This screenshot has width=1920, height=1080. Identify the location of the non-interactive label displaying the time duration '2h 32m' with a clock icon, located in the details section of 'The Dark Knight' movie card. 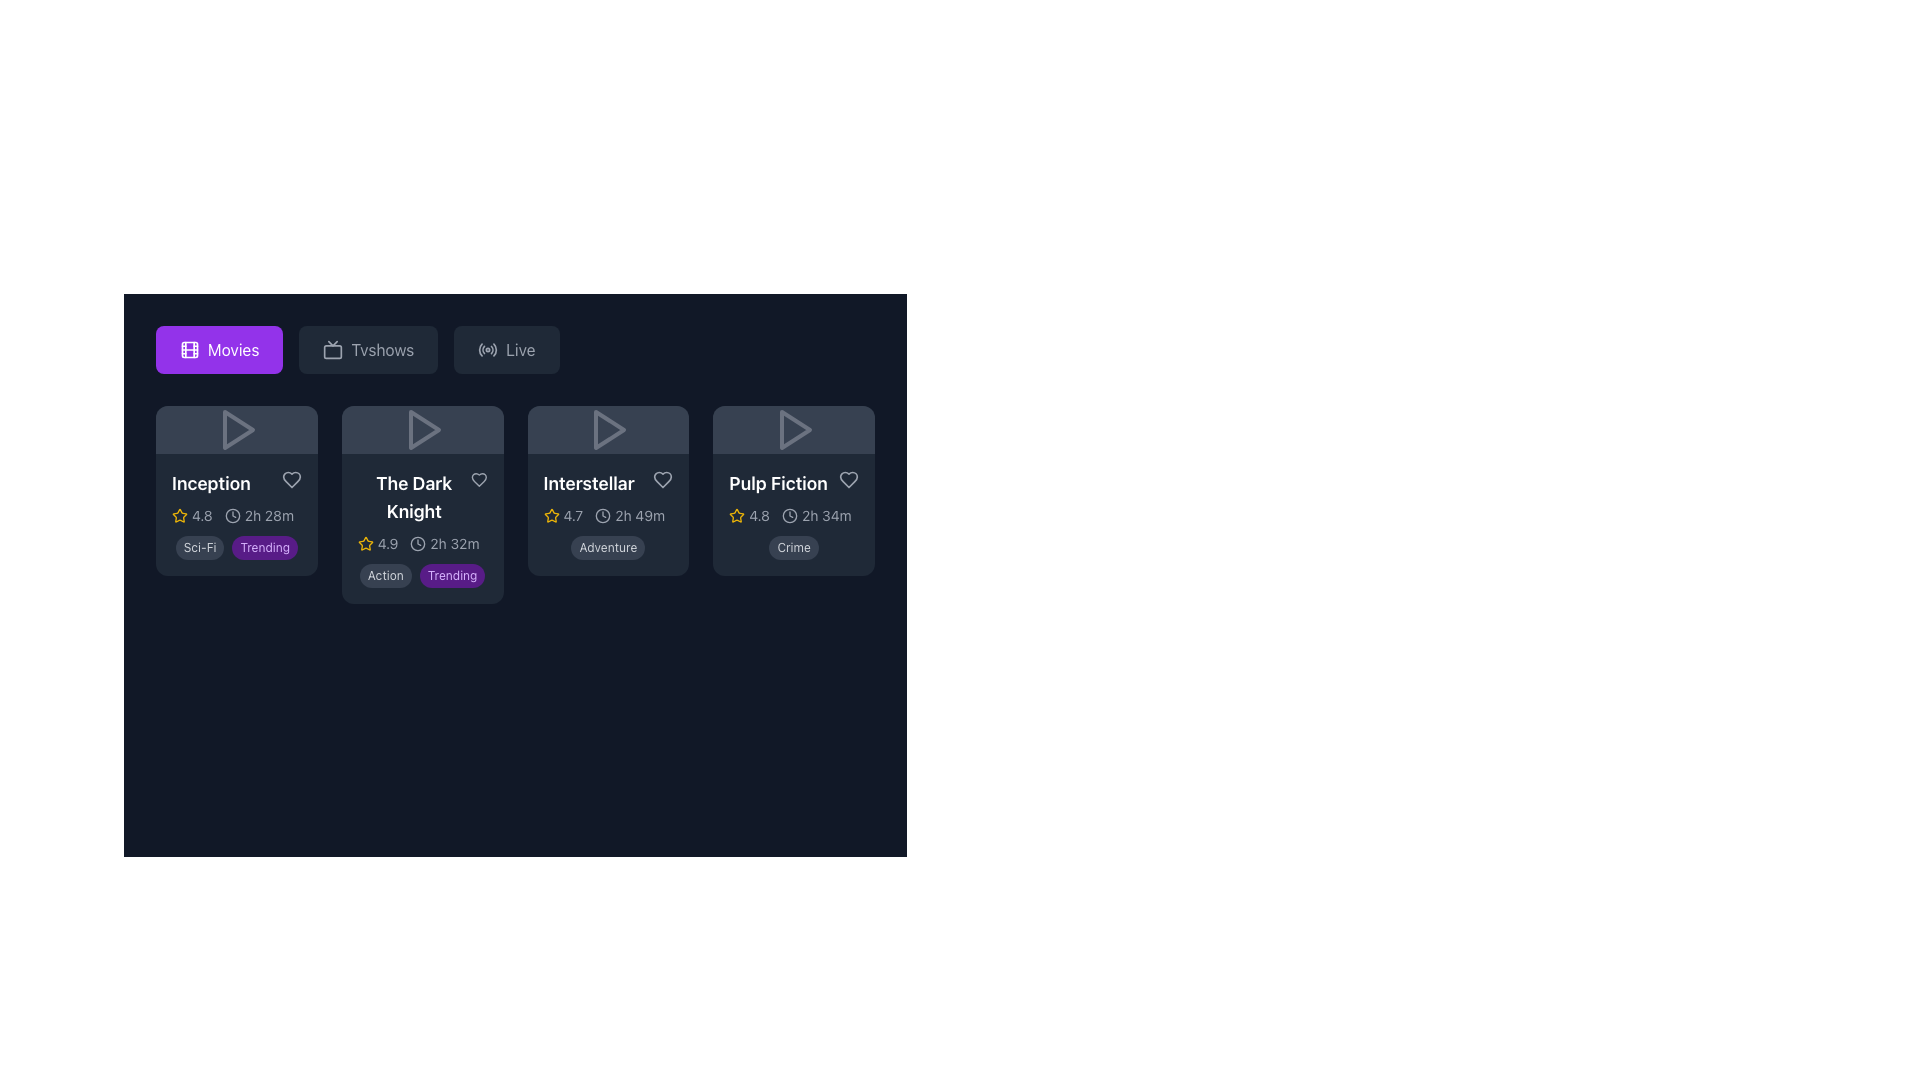
(443, 543).